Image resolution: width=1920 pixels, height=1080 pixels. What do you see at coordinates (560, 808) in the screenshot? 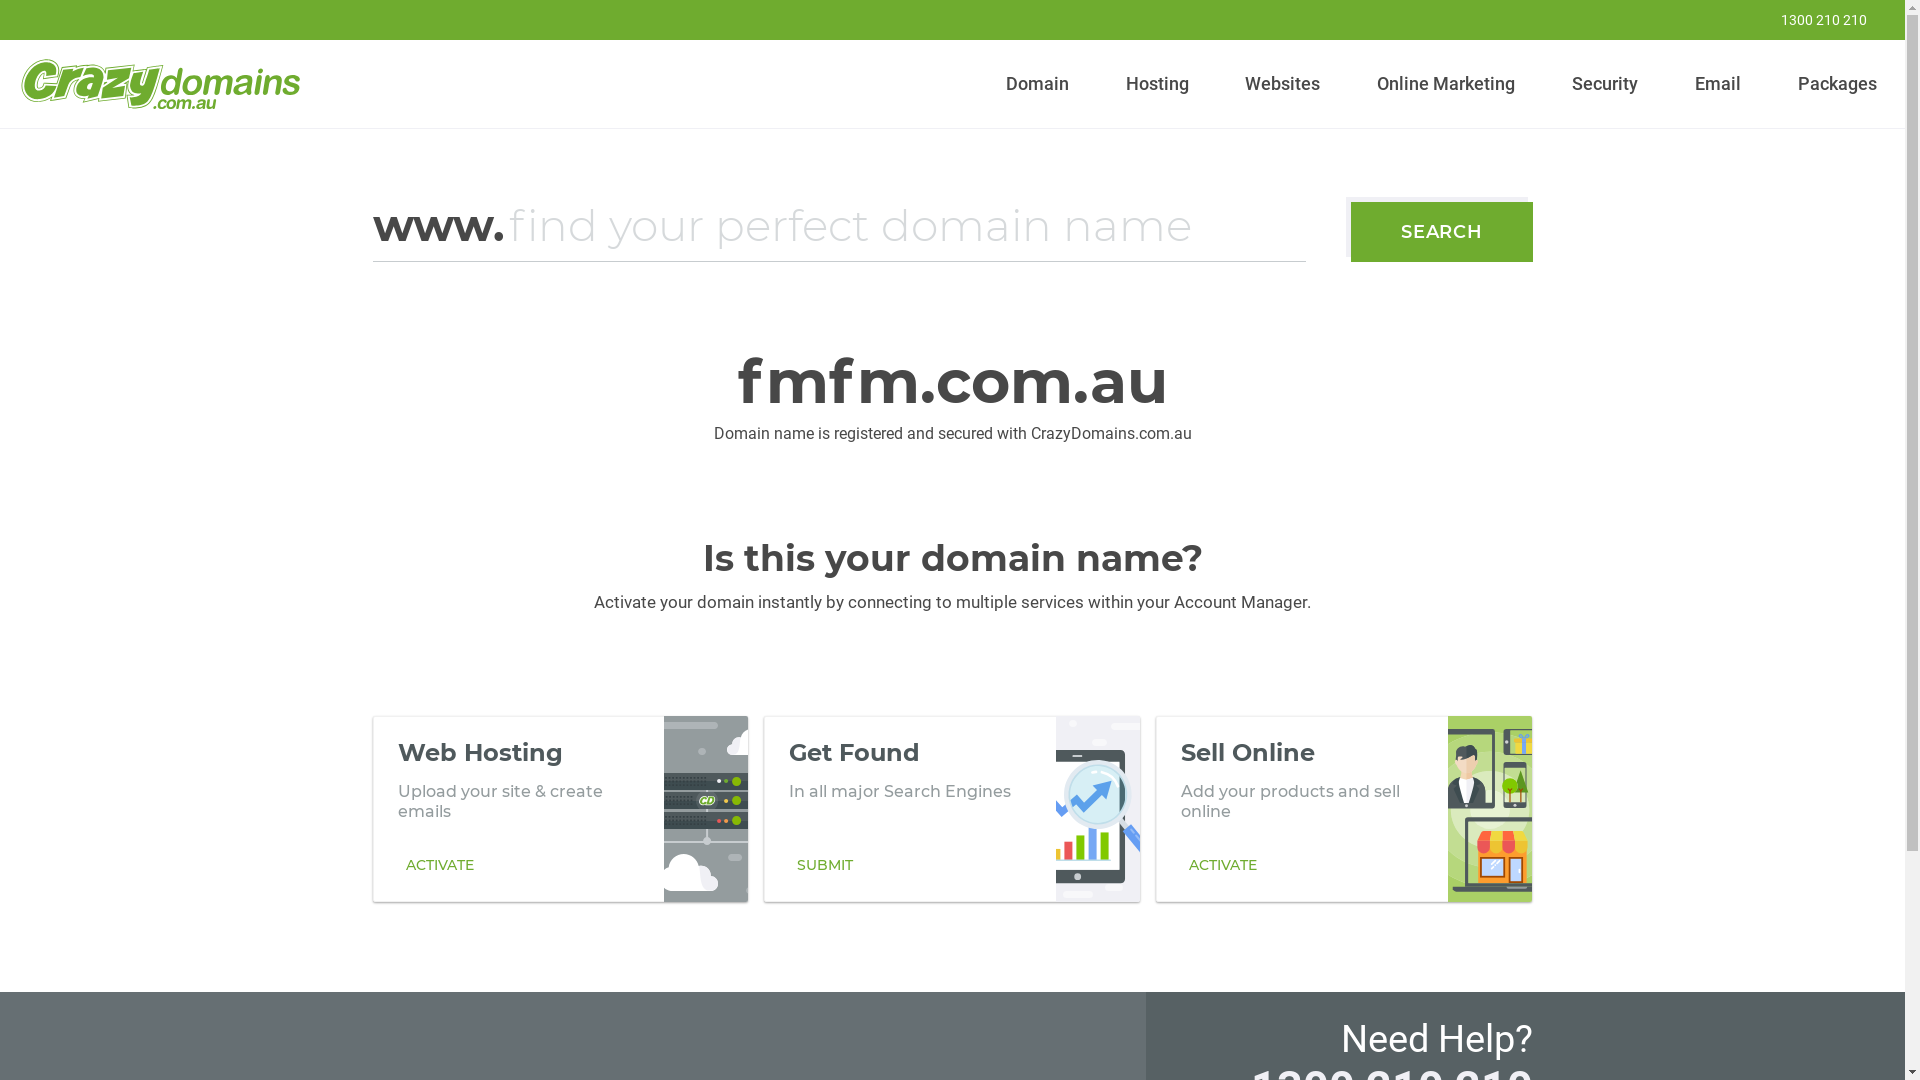
I see `'Web Hosting` at bounding box center [560, 808].